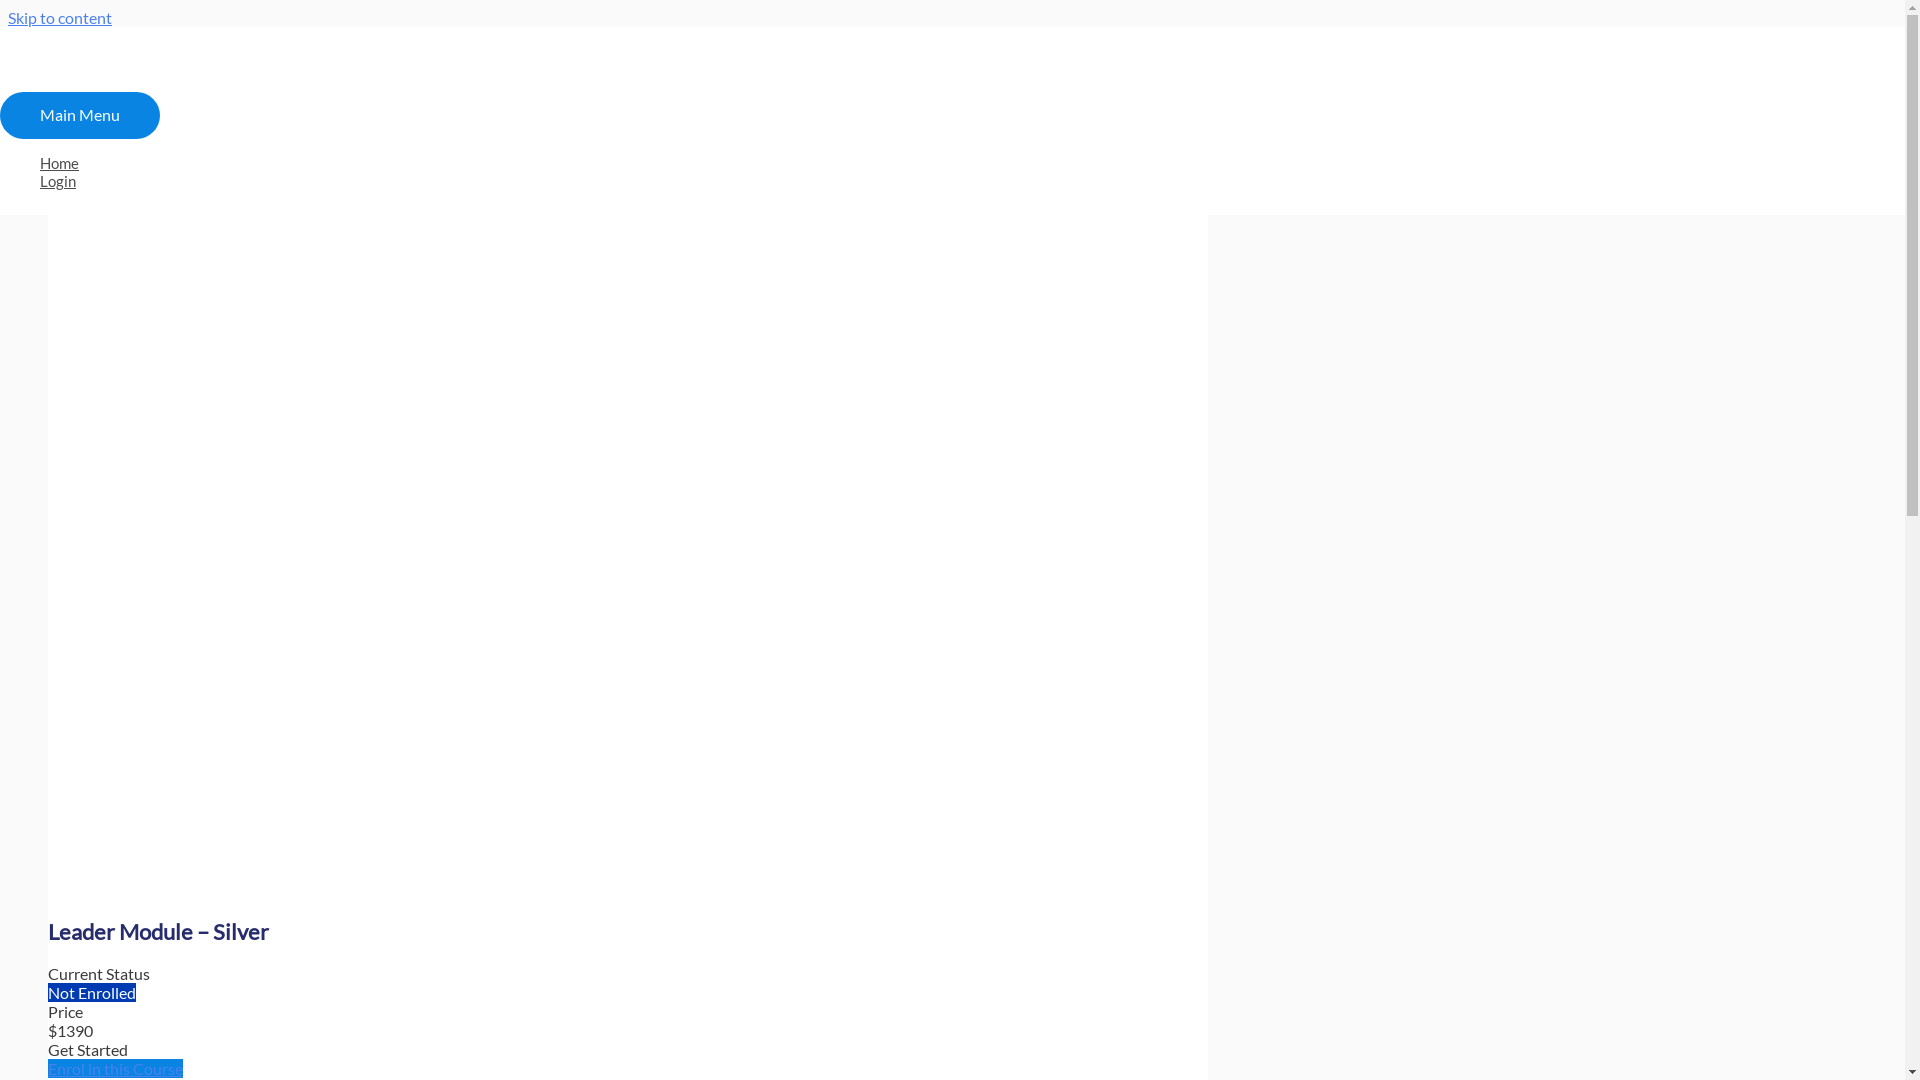 This screenshot has width=1920, height=1080. I want to click on 'Enrol in this Course', so click(114, 1067).